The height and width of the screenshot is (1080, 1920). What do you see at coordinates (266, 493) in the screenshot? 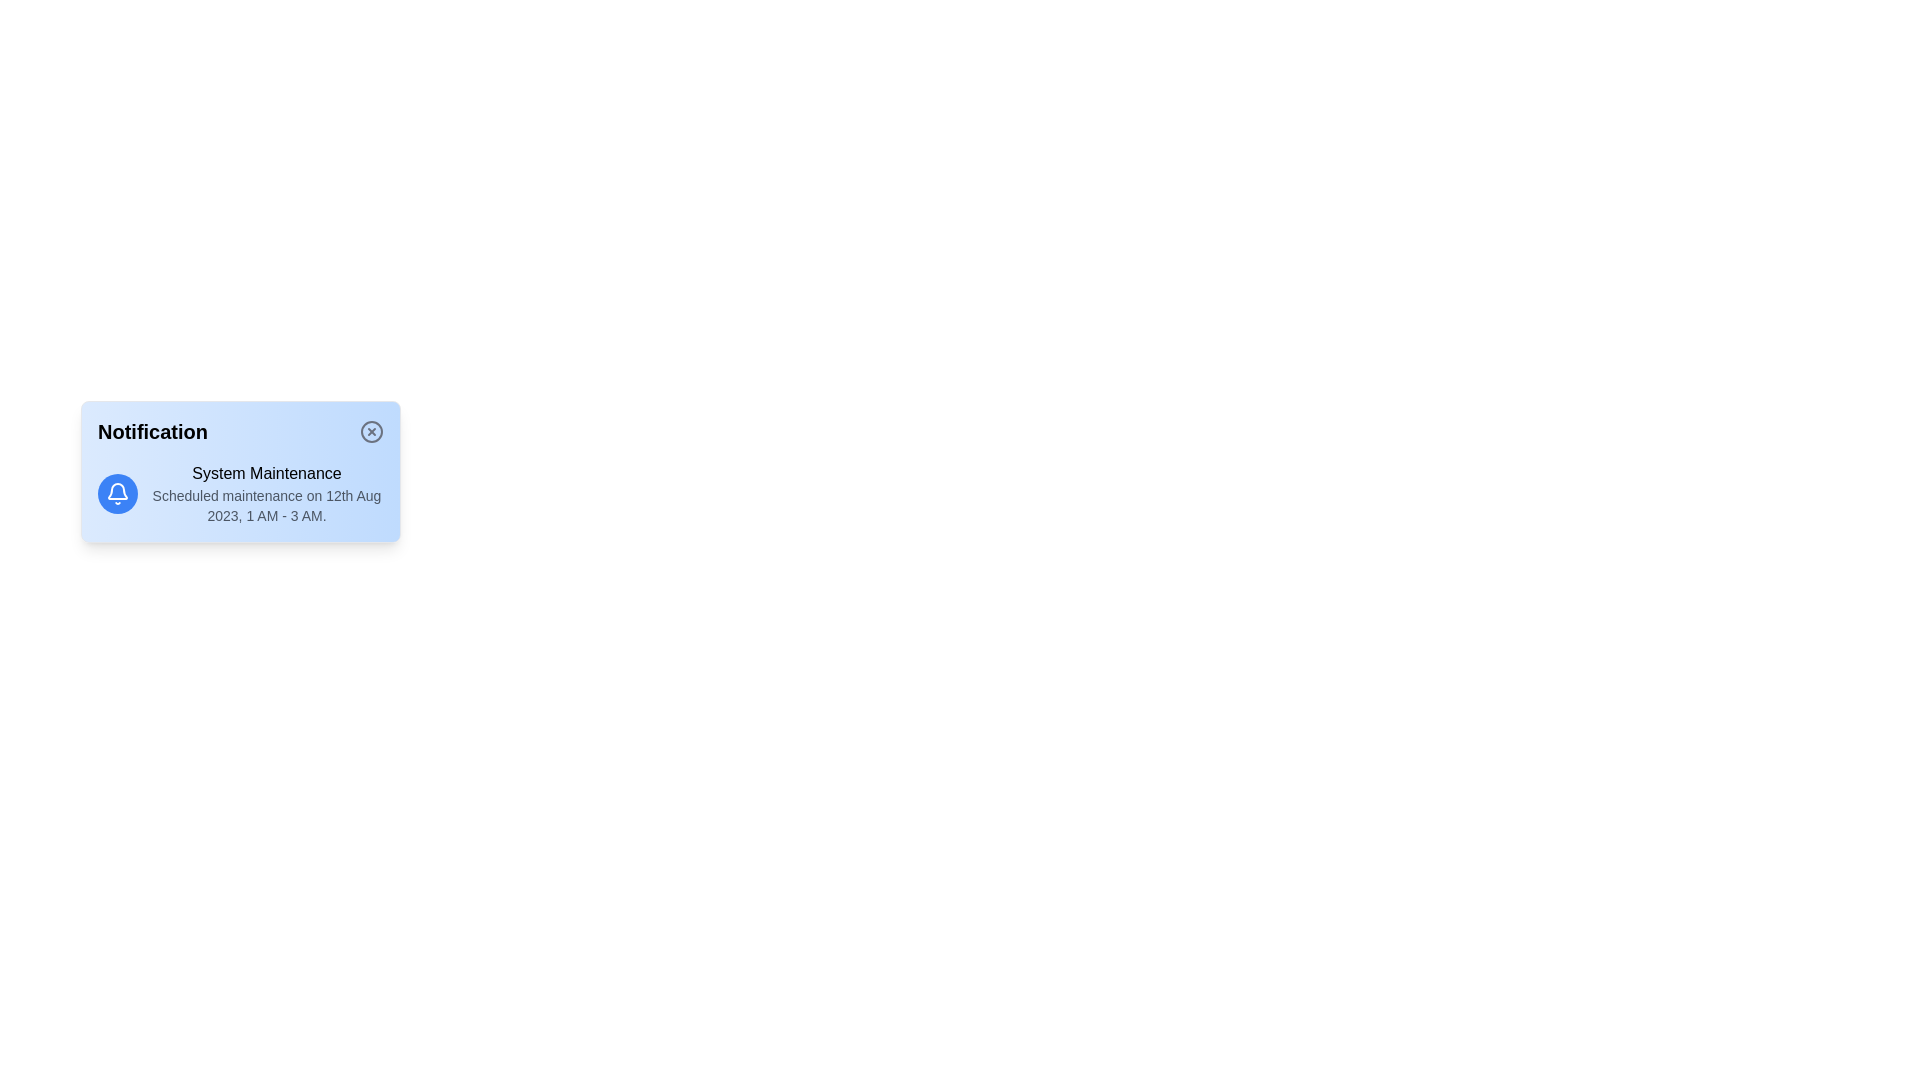
I see `the text display titled 'System Maintenance' which contains information about scheduled maintenance on '12th Aug 2023, 1 AM - 3 AM'` at bounding box center [266, 493].